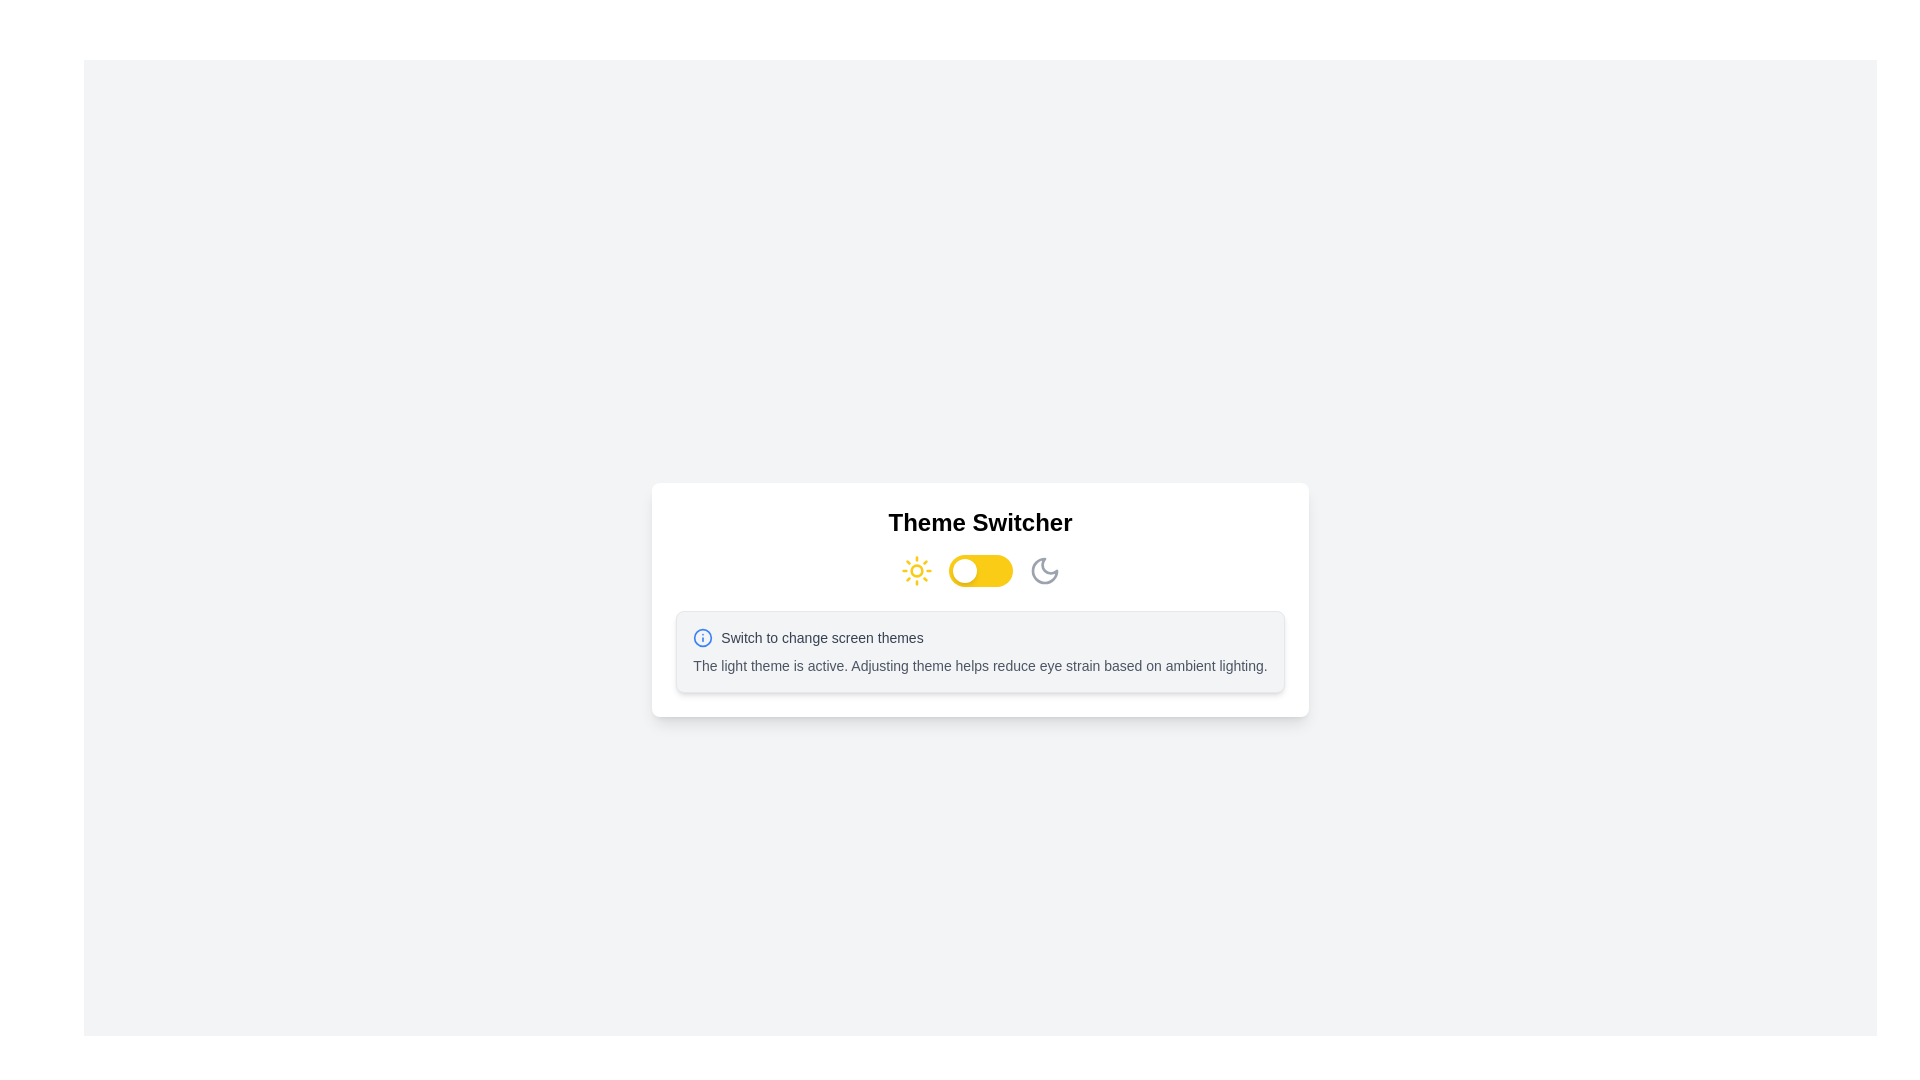 This screenshot has width=1920, height=1080. What do you see at coordinates (1043, 570) in the screenshot?
I see `the crescent moon icon in the 'Theme Switcher' control group, which is the third item from the left` at bounding box center [1043, 570].